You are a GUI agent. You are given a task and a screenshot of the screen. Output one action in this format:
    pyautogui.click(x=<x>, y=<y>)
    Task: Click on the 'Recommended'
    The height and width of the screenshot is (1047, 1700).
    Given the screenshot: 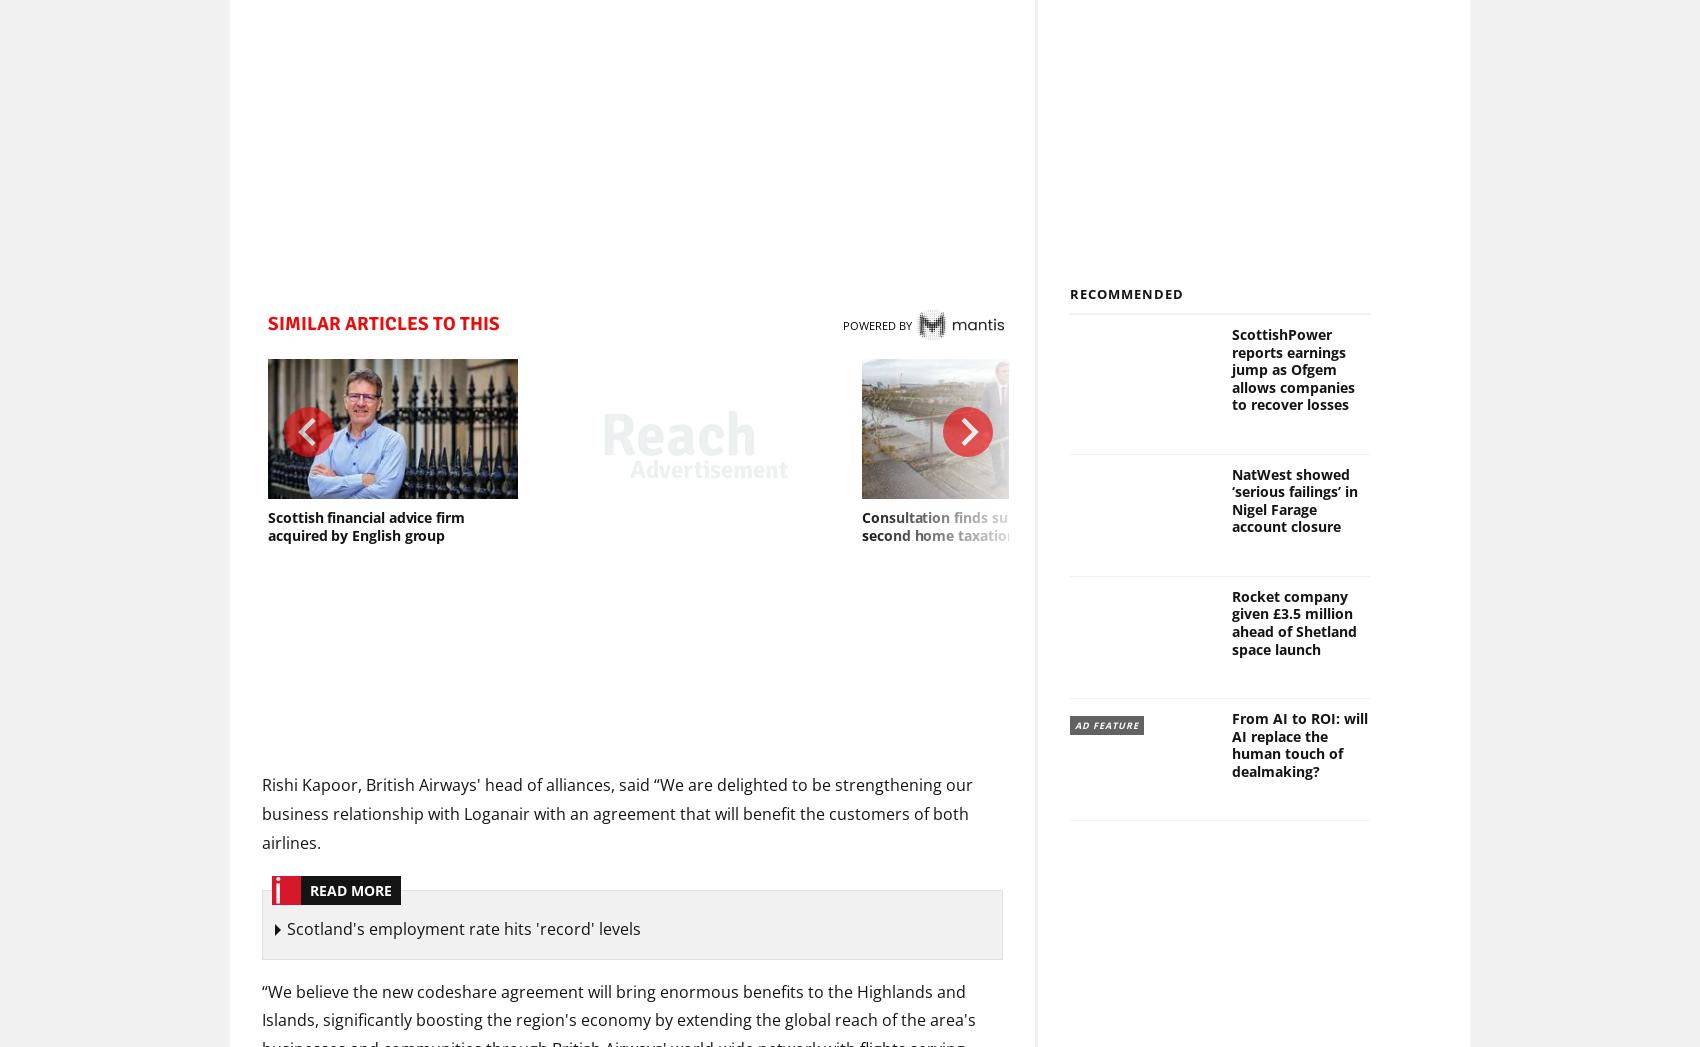 What is the action you would take?
    pyautogui.click(x=1126, y=291)
    